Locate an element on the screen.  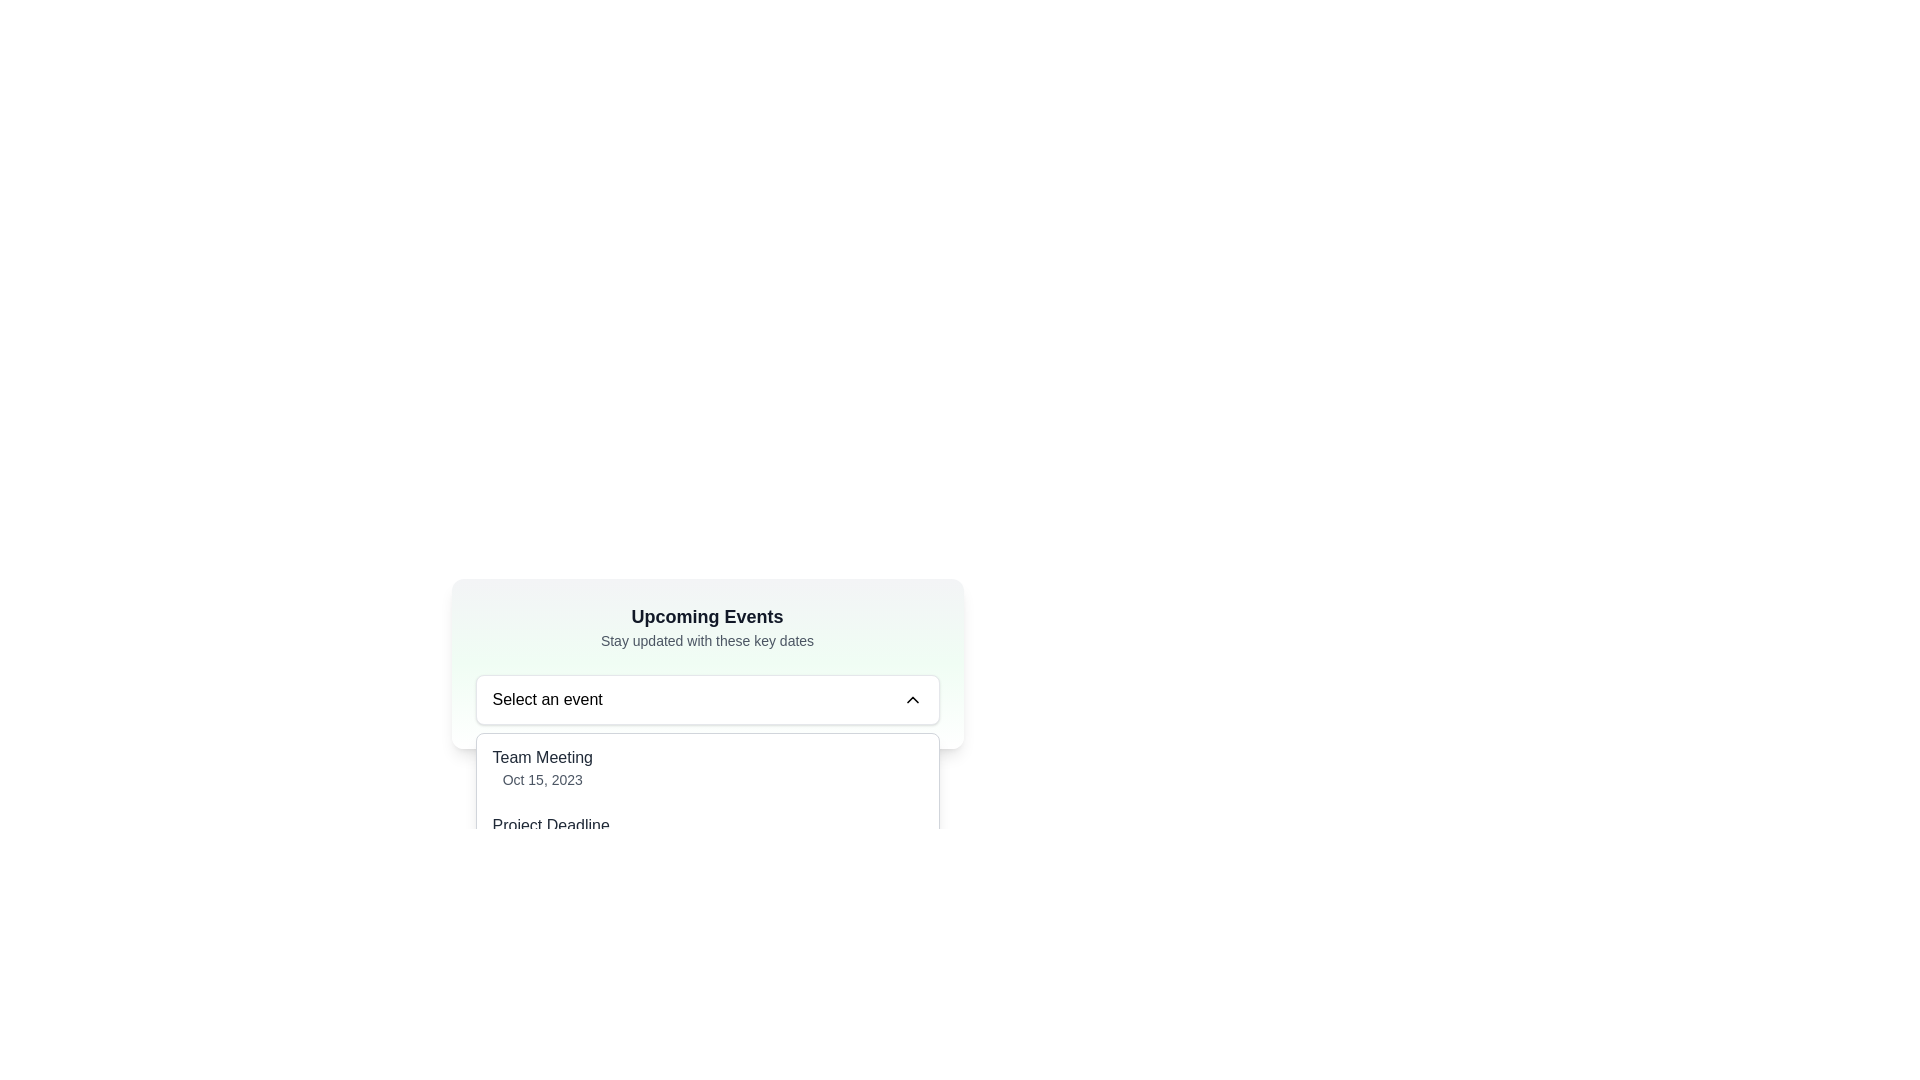
the second item in the dropdown menu under 'Upcoming Events' is located at coordinates (707, 836).